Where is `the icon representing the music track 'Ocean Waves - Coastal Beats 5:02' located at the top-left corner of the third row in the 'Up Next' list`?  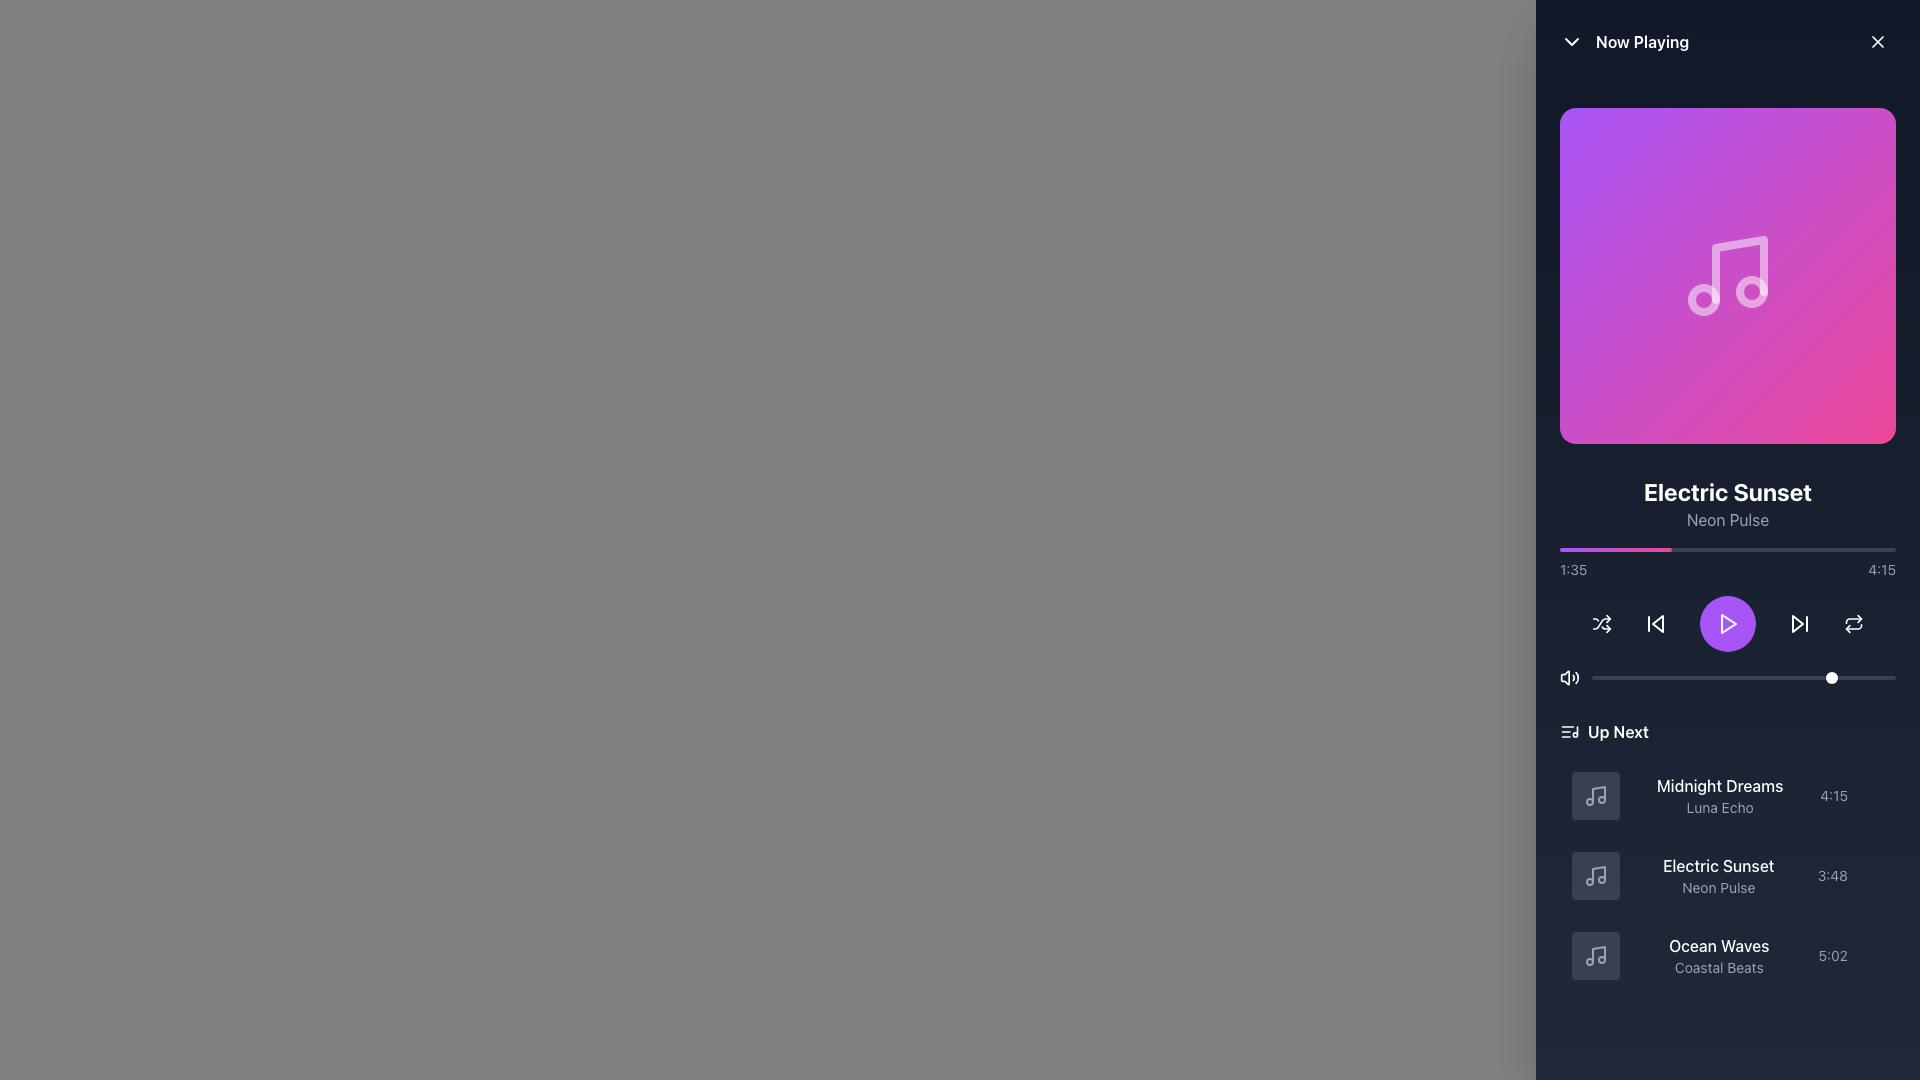 the icon representing the music track 'Ocean Waves - Coastal Beats 5:02' located at the top-left corner of the third row in the 'Up Next' list is located at coordinates (1595, 955).